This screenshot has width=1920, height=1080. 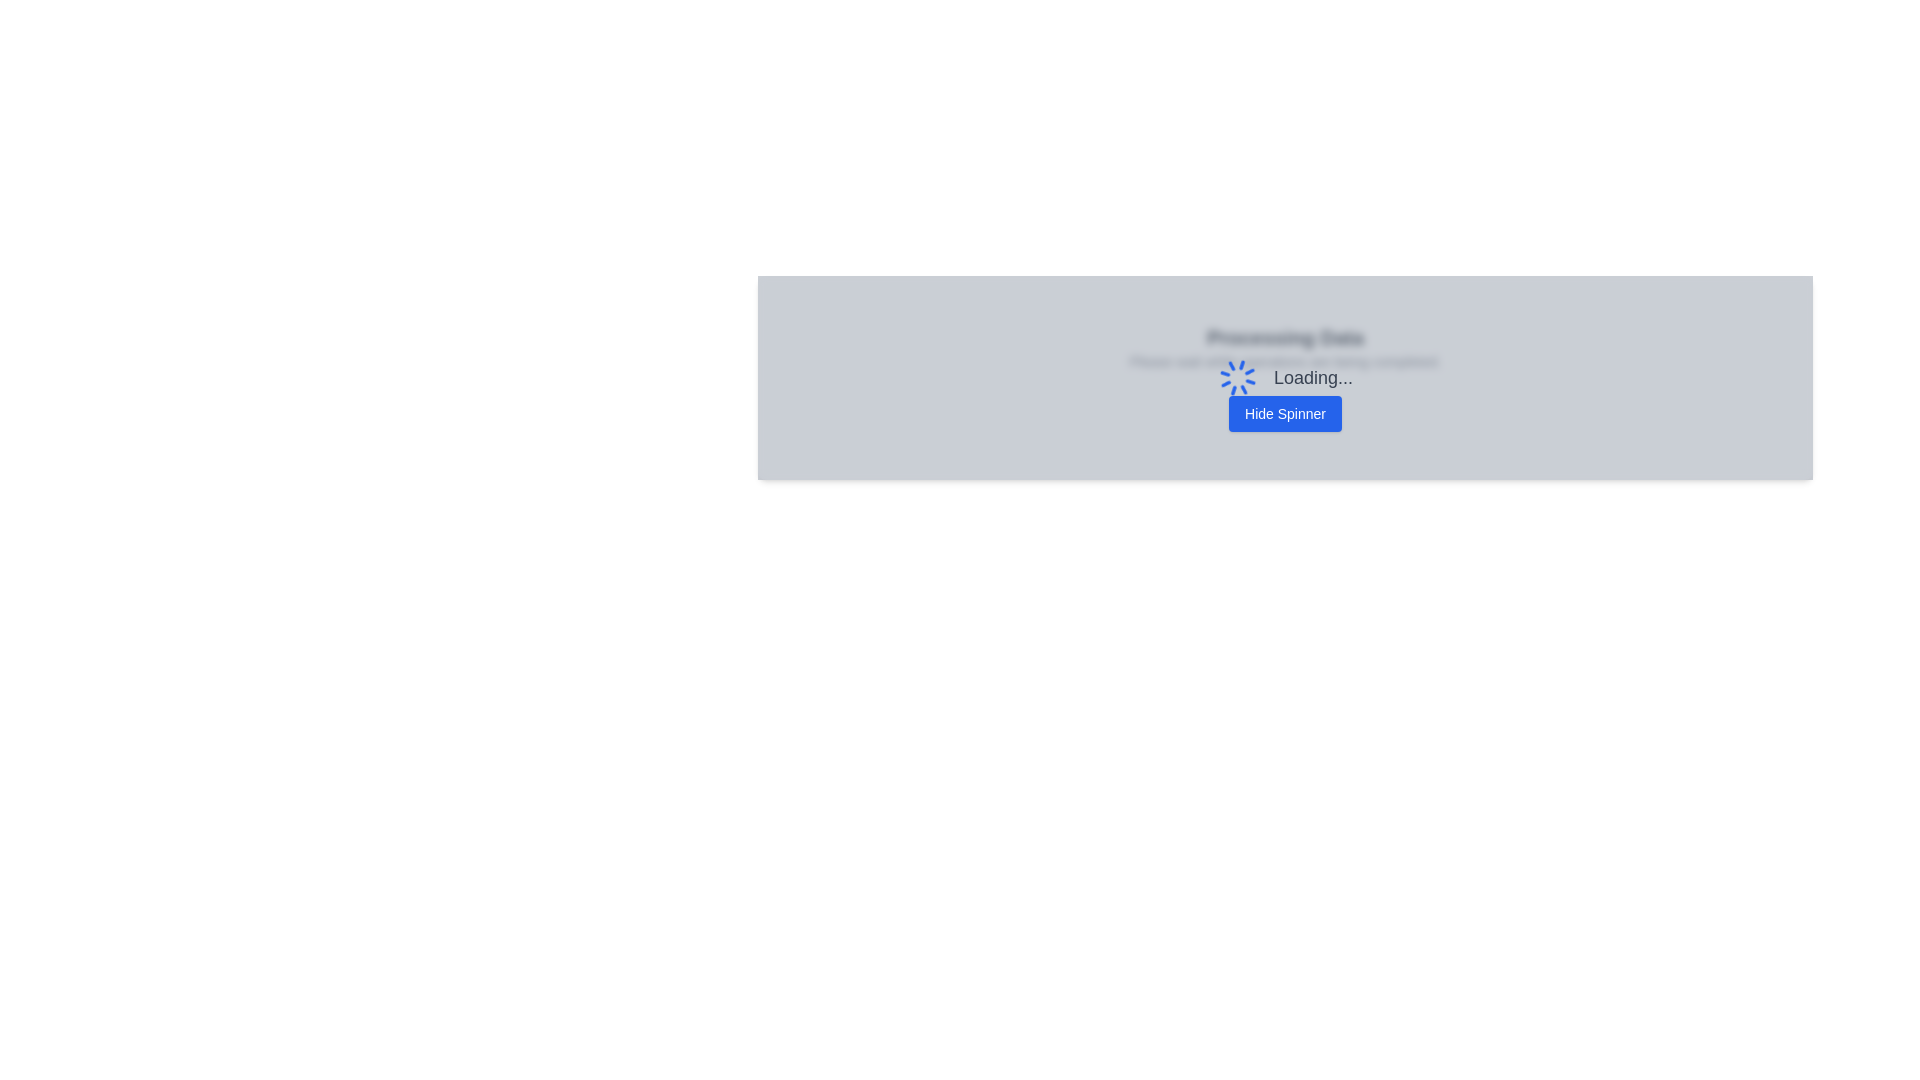 What do you see at coordinates (1237, 378) in the screenshot?
I see `the Loader/Spinner Icon, which is located in the center of the semi-transparent gray overlay, to the left of the 'Loading...' text and above the 'Hide Spinner' button` at bounding box center [1237, 378].